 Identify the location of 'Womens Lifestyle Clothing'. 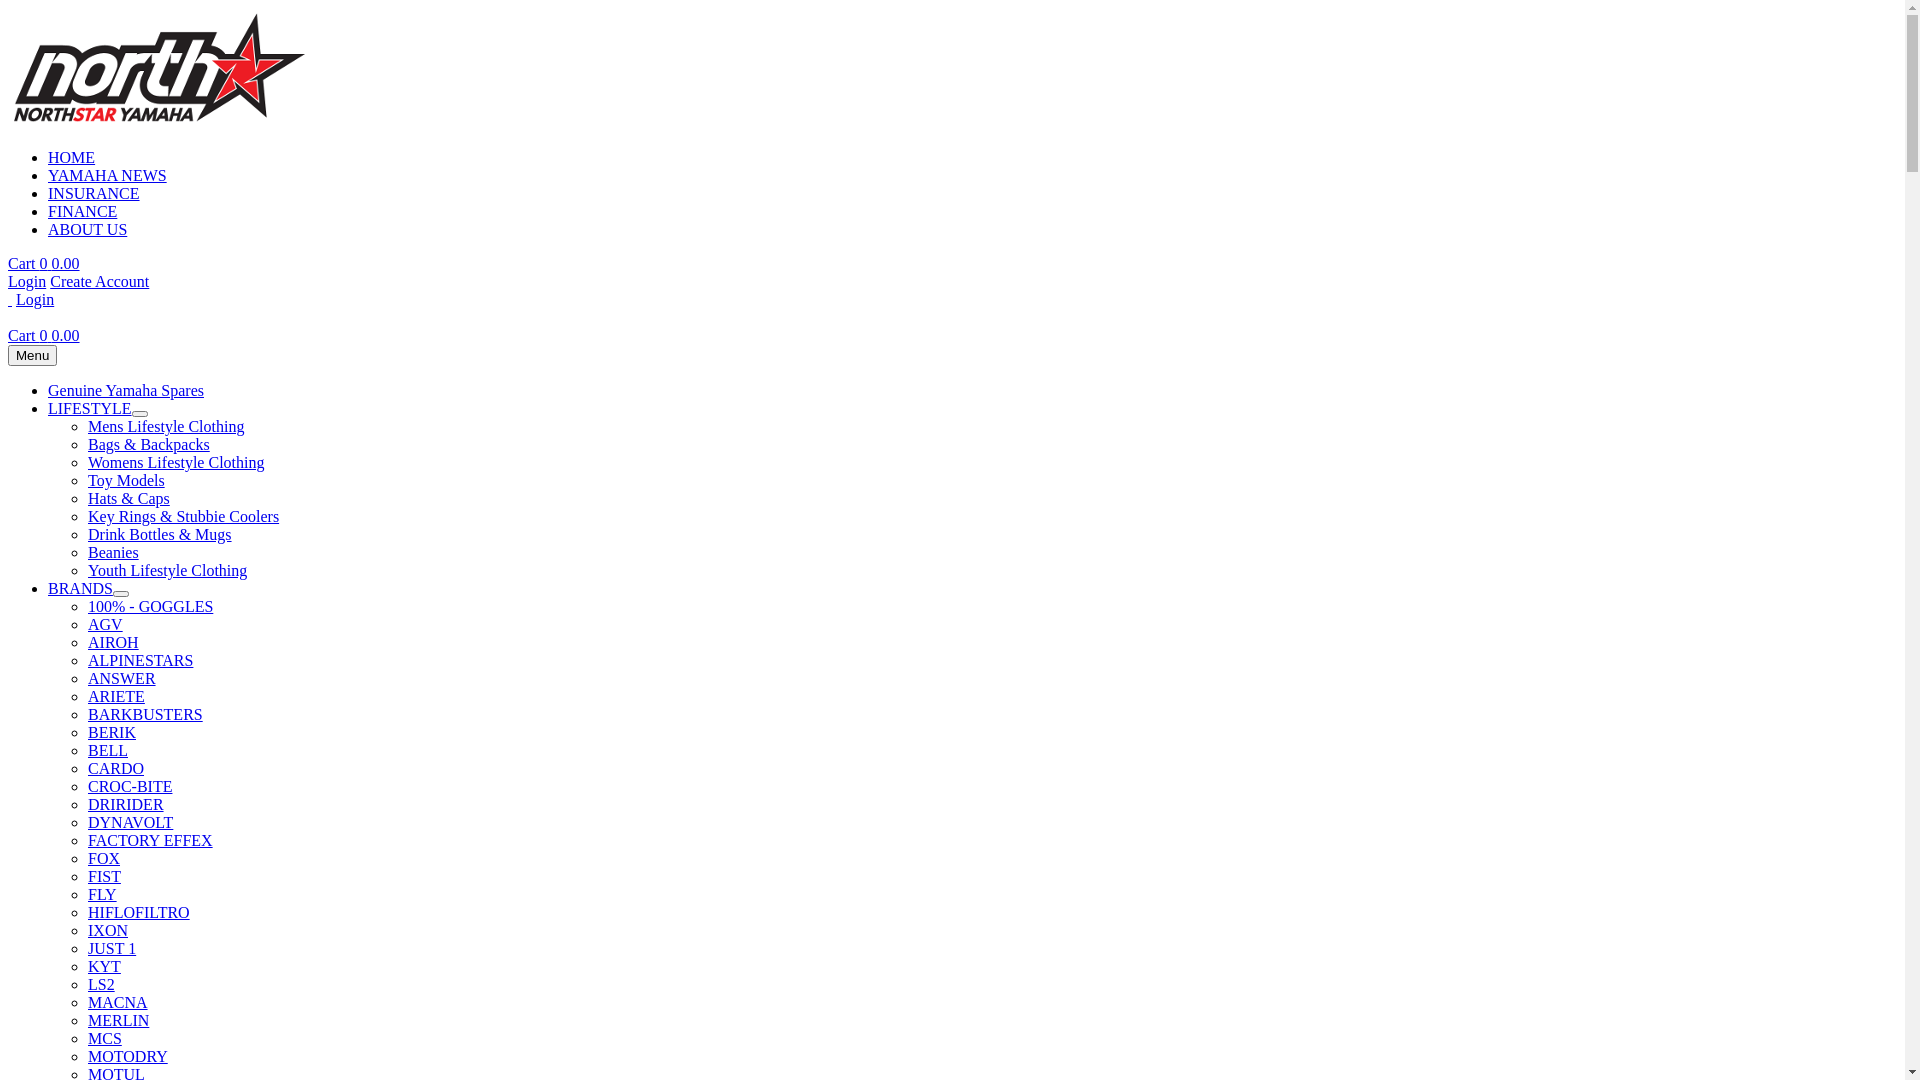
(176, 462).